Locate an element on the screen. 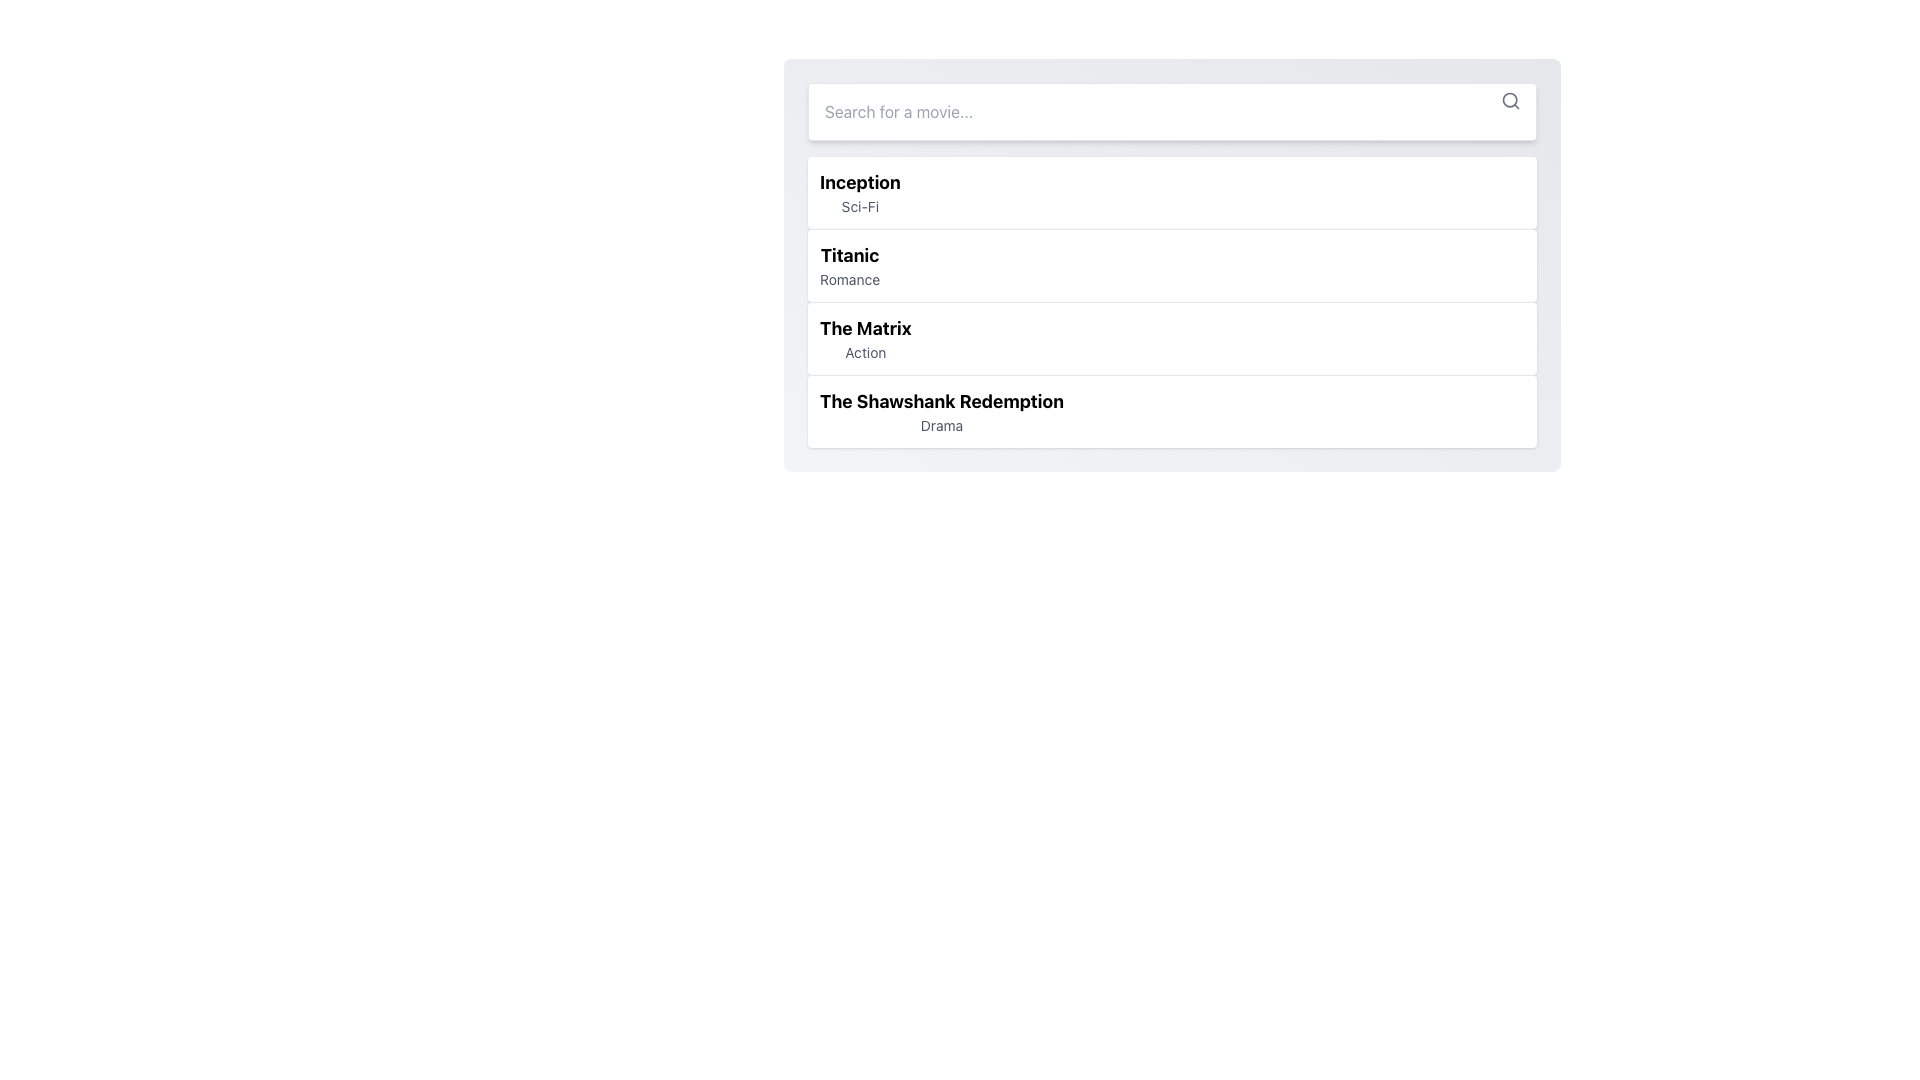  the search bar input field located at the top of the panel to focus on it is located at coordinates (1172, 111).